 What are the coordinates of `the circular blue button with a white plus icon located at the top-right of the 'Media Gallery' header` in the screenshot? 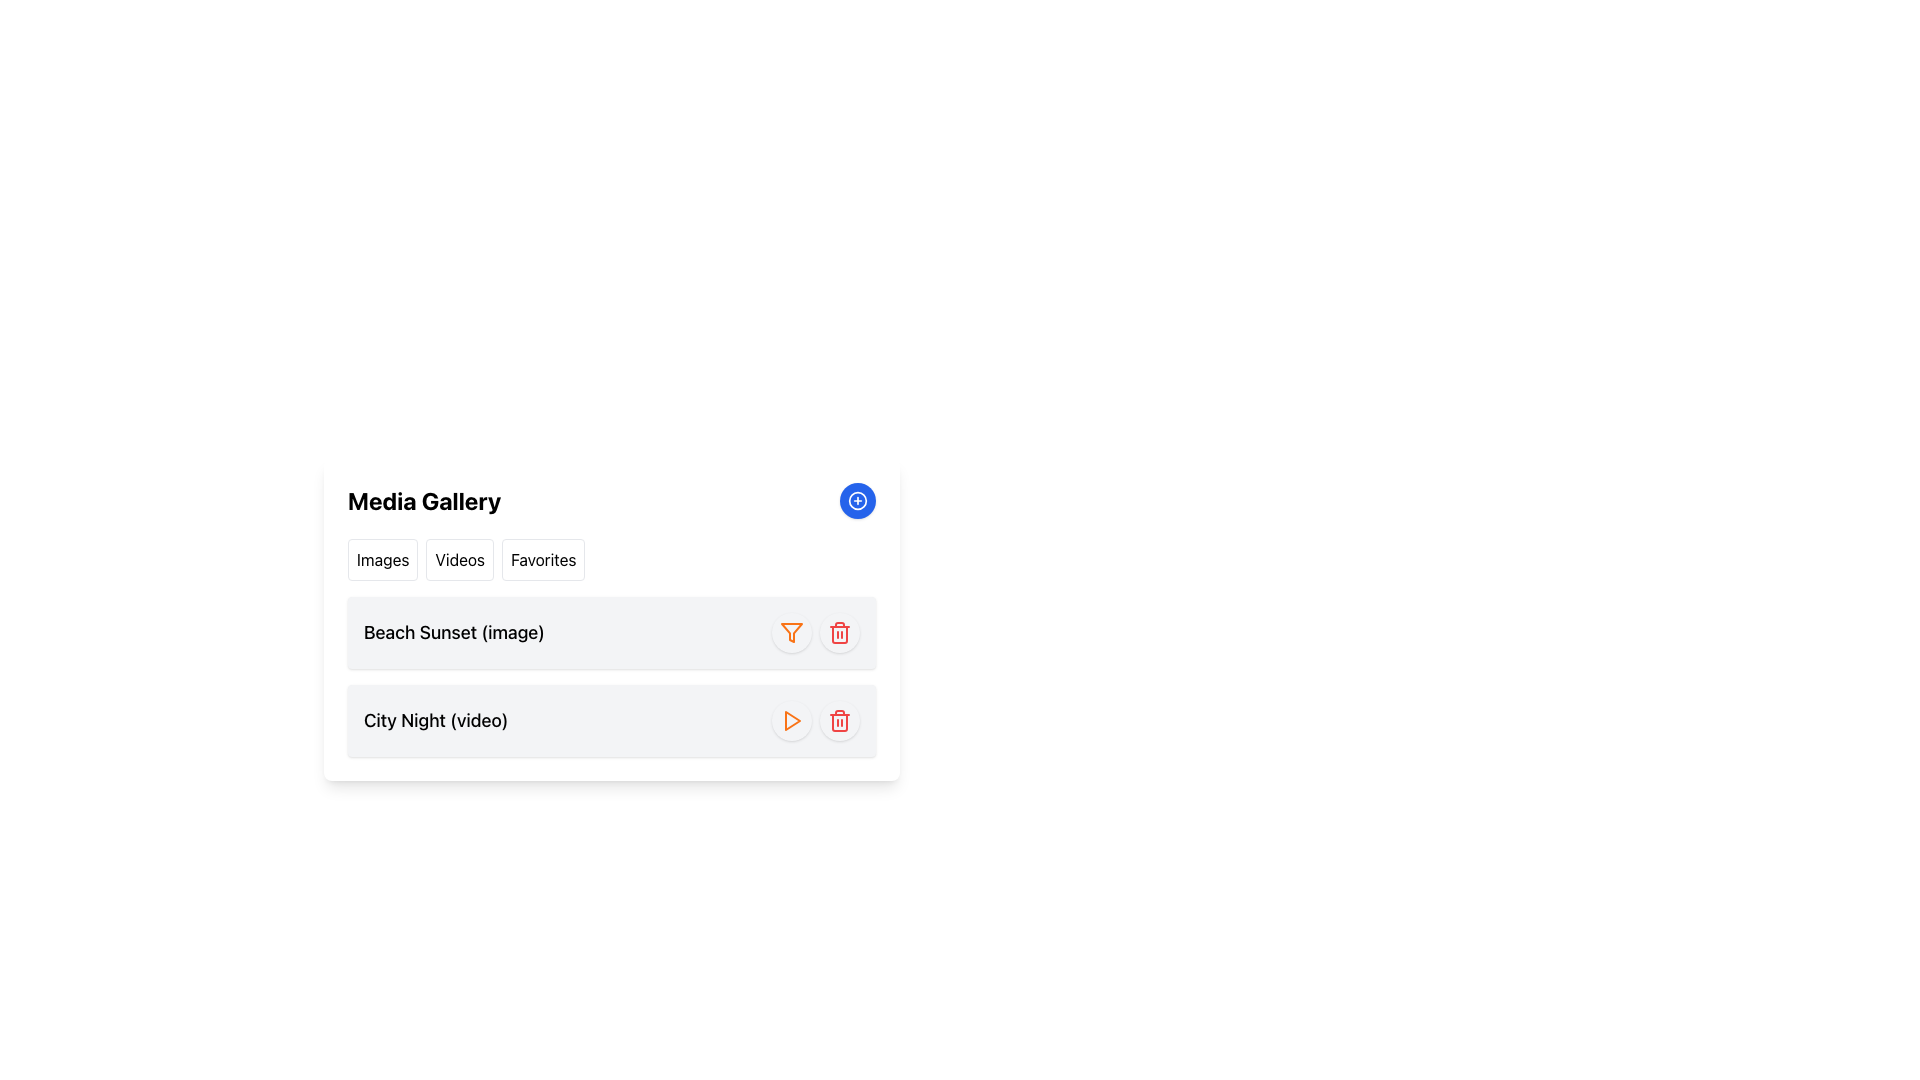 It's located at (858, 500).